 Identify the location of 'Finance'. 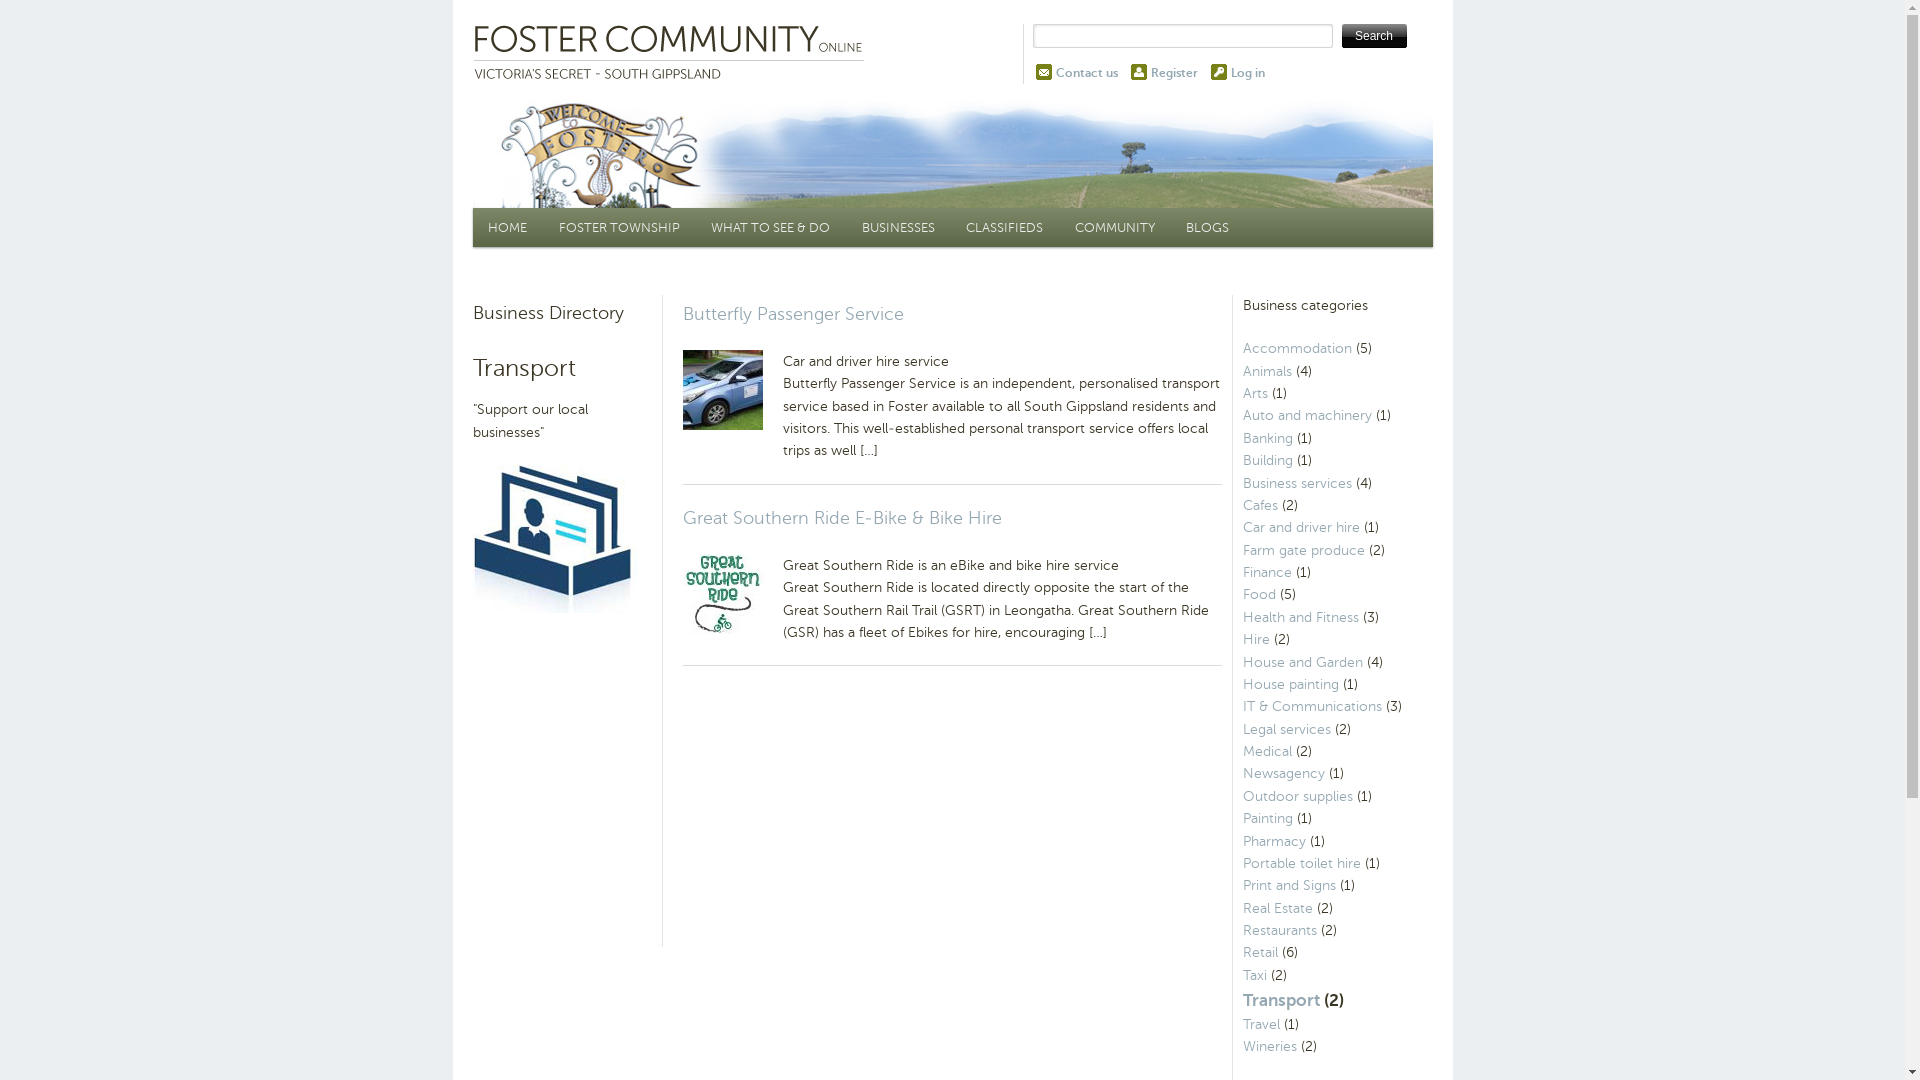
(1265, 572).